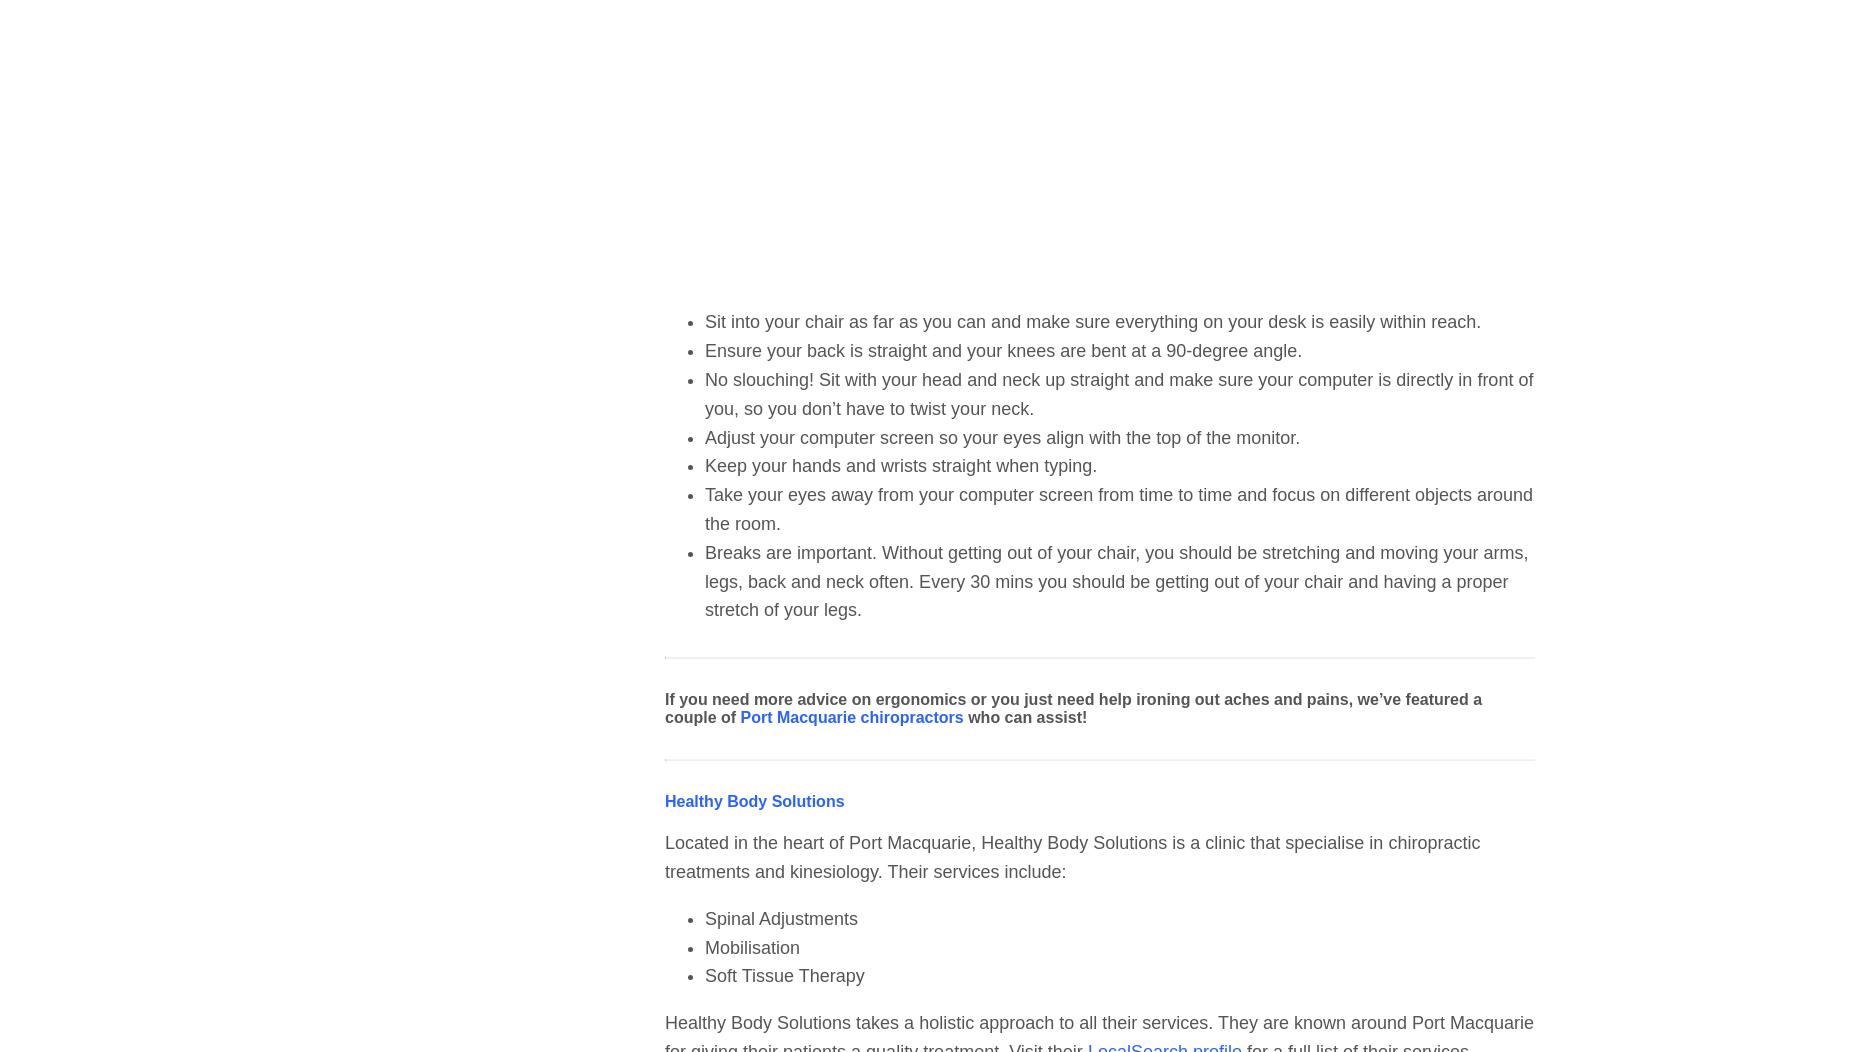  What do you see at coordinates (851, 717) in the screenshot?
I see `'Port Macquarie chiropractors'` at bounding box center [851, 717].